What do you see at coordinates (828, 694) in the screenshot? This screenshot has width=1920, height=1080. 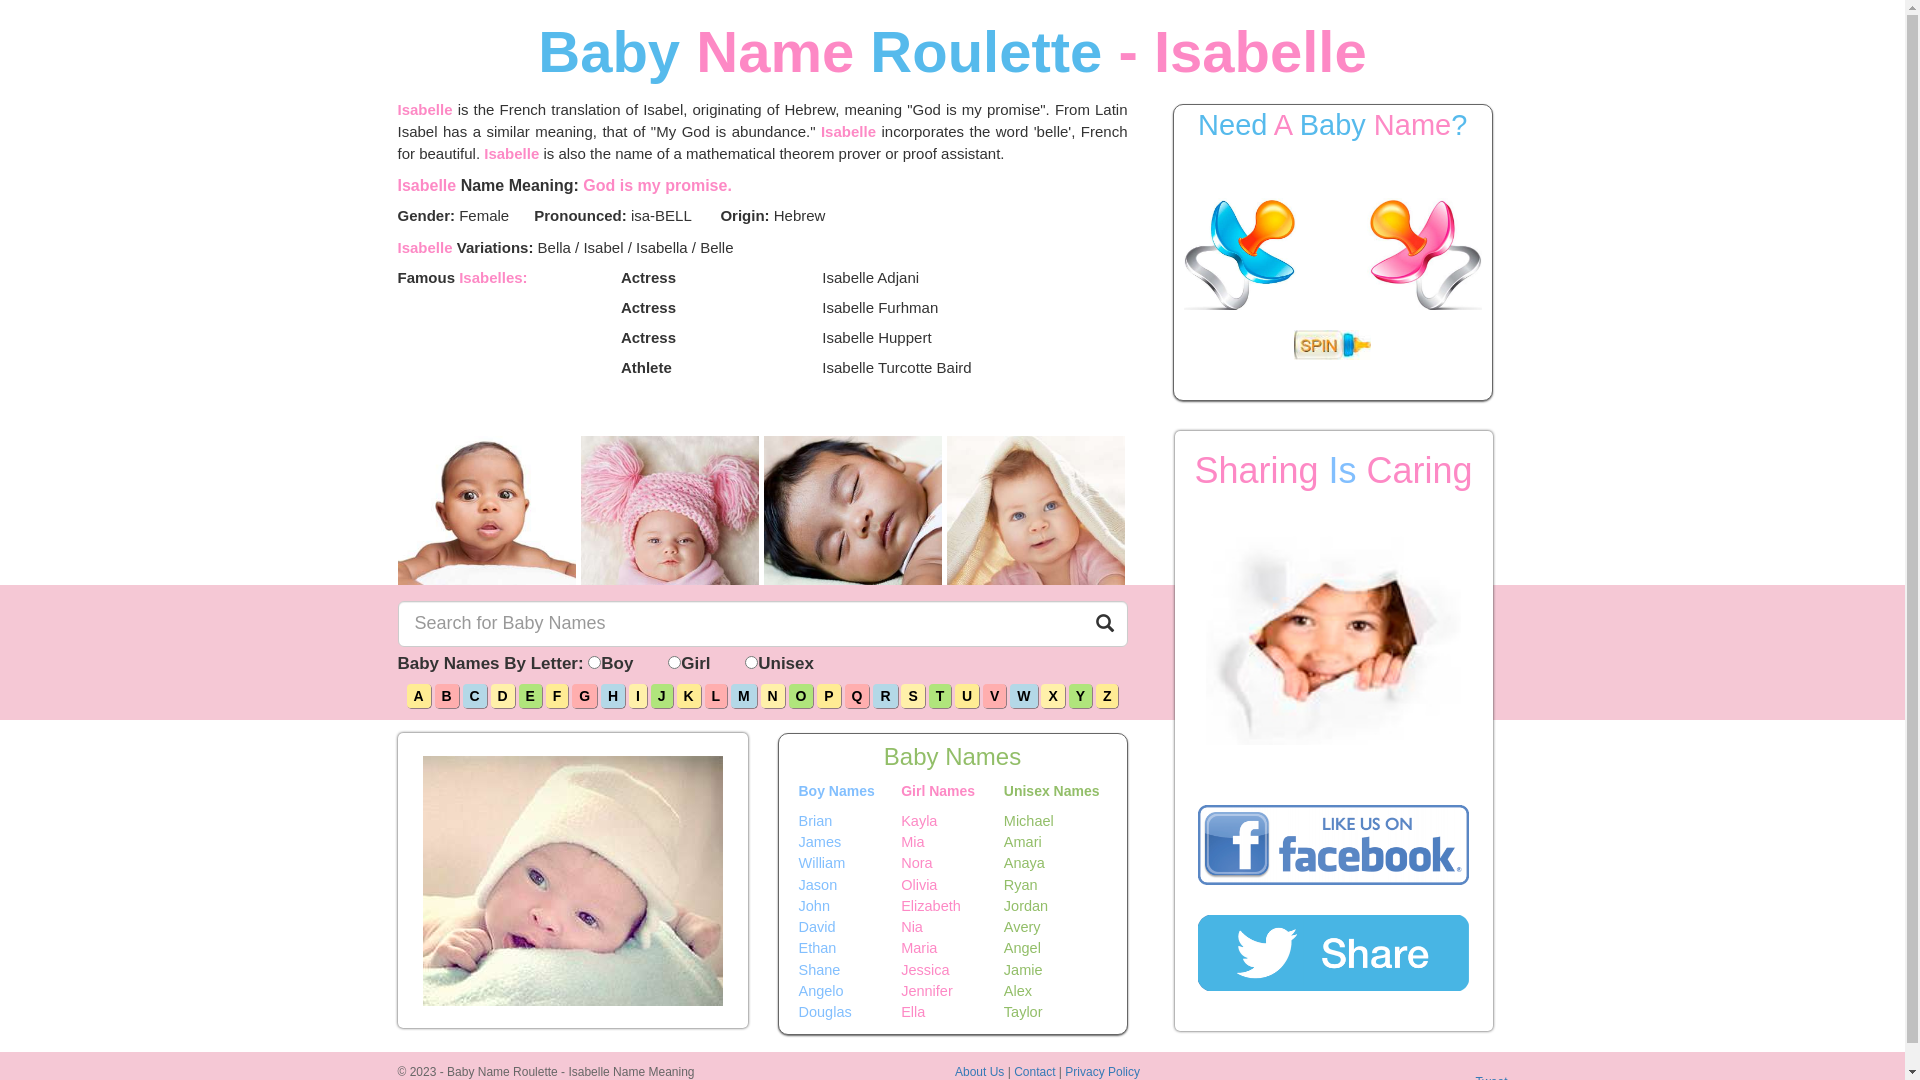 I see `'P'` at bounding box center [828, 694].